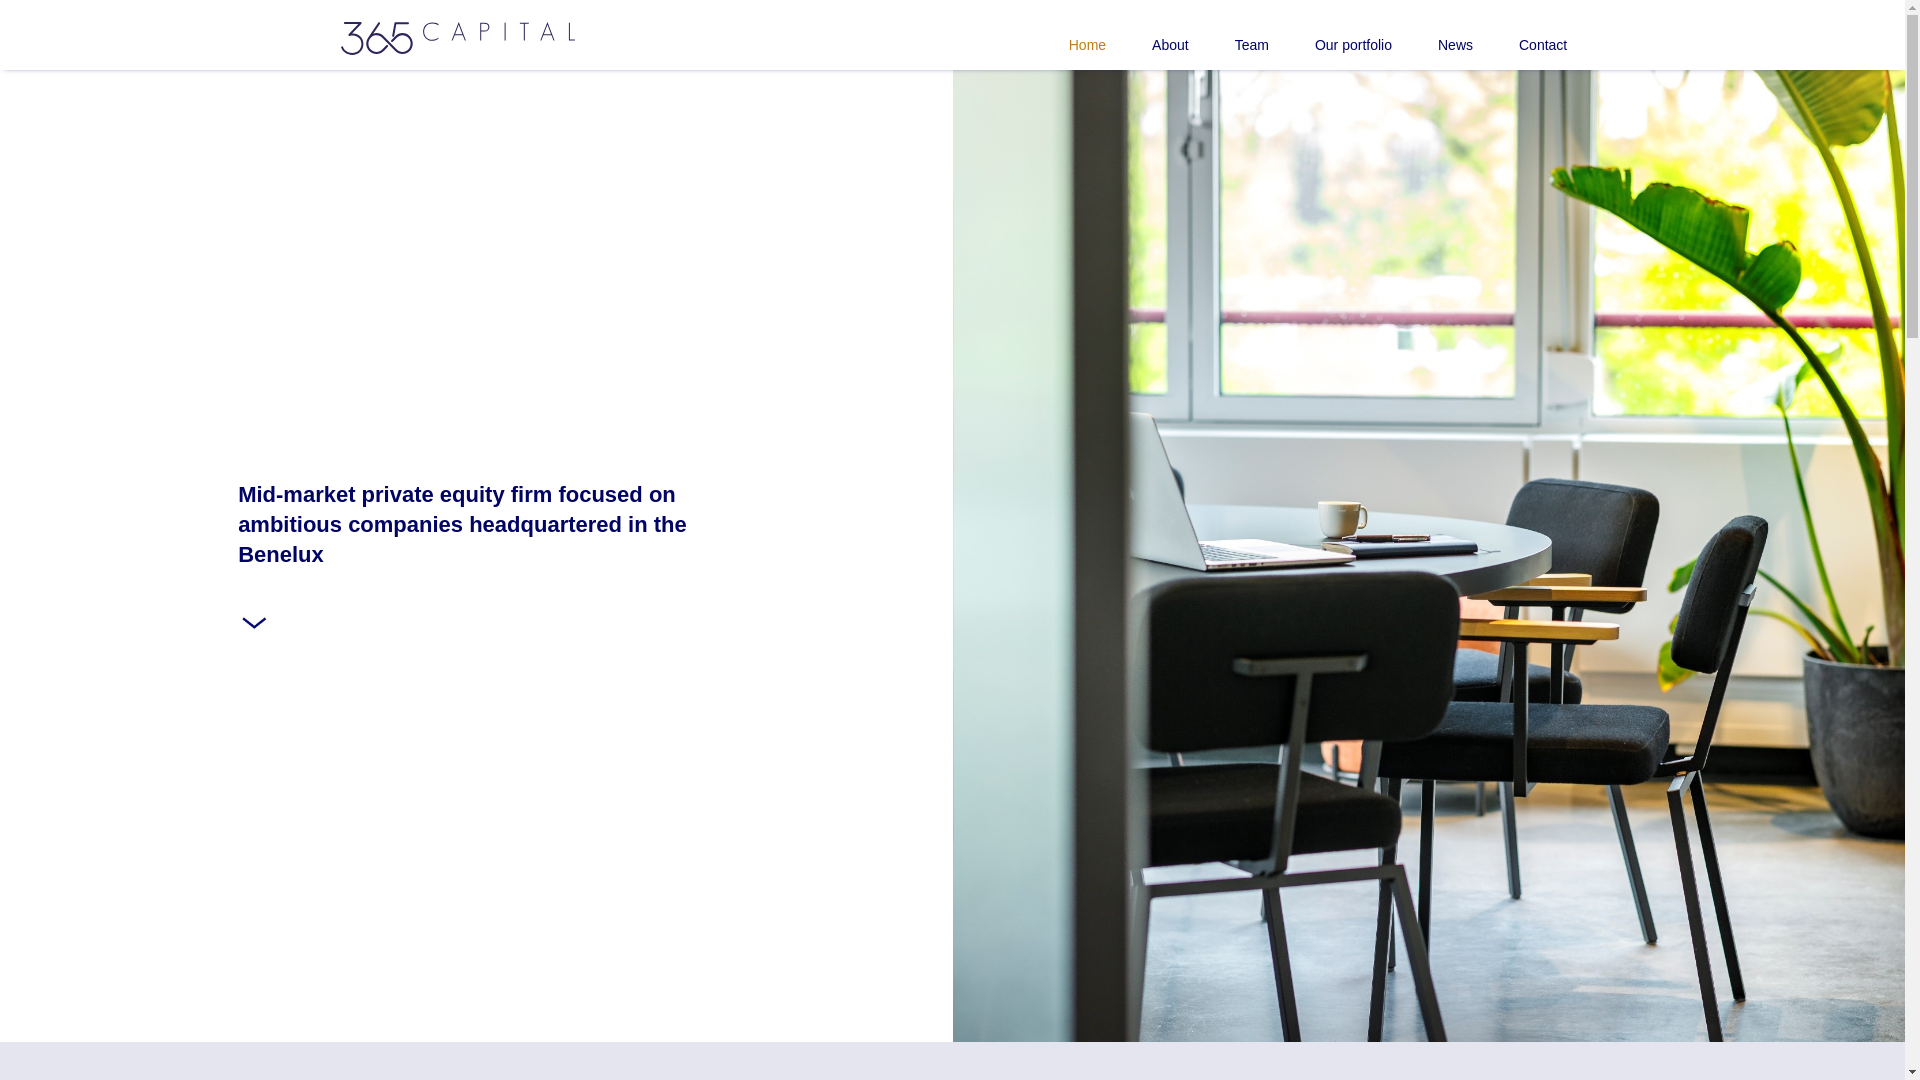 This screenshot has height=1080, width=1920. What do you see at coordinates (1330, 34) in the screenshot?
I see `'Our portfolio'` at bounding box center [1330, 34].